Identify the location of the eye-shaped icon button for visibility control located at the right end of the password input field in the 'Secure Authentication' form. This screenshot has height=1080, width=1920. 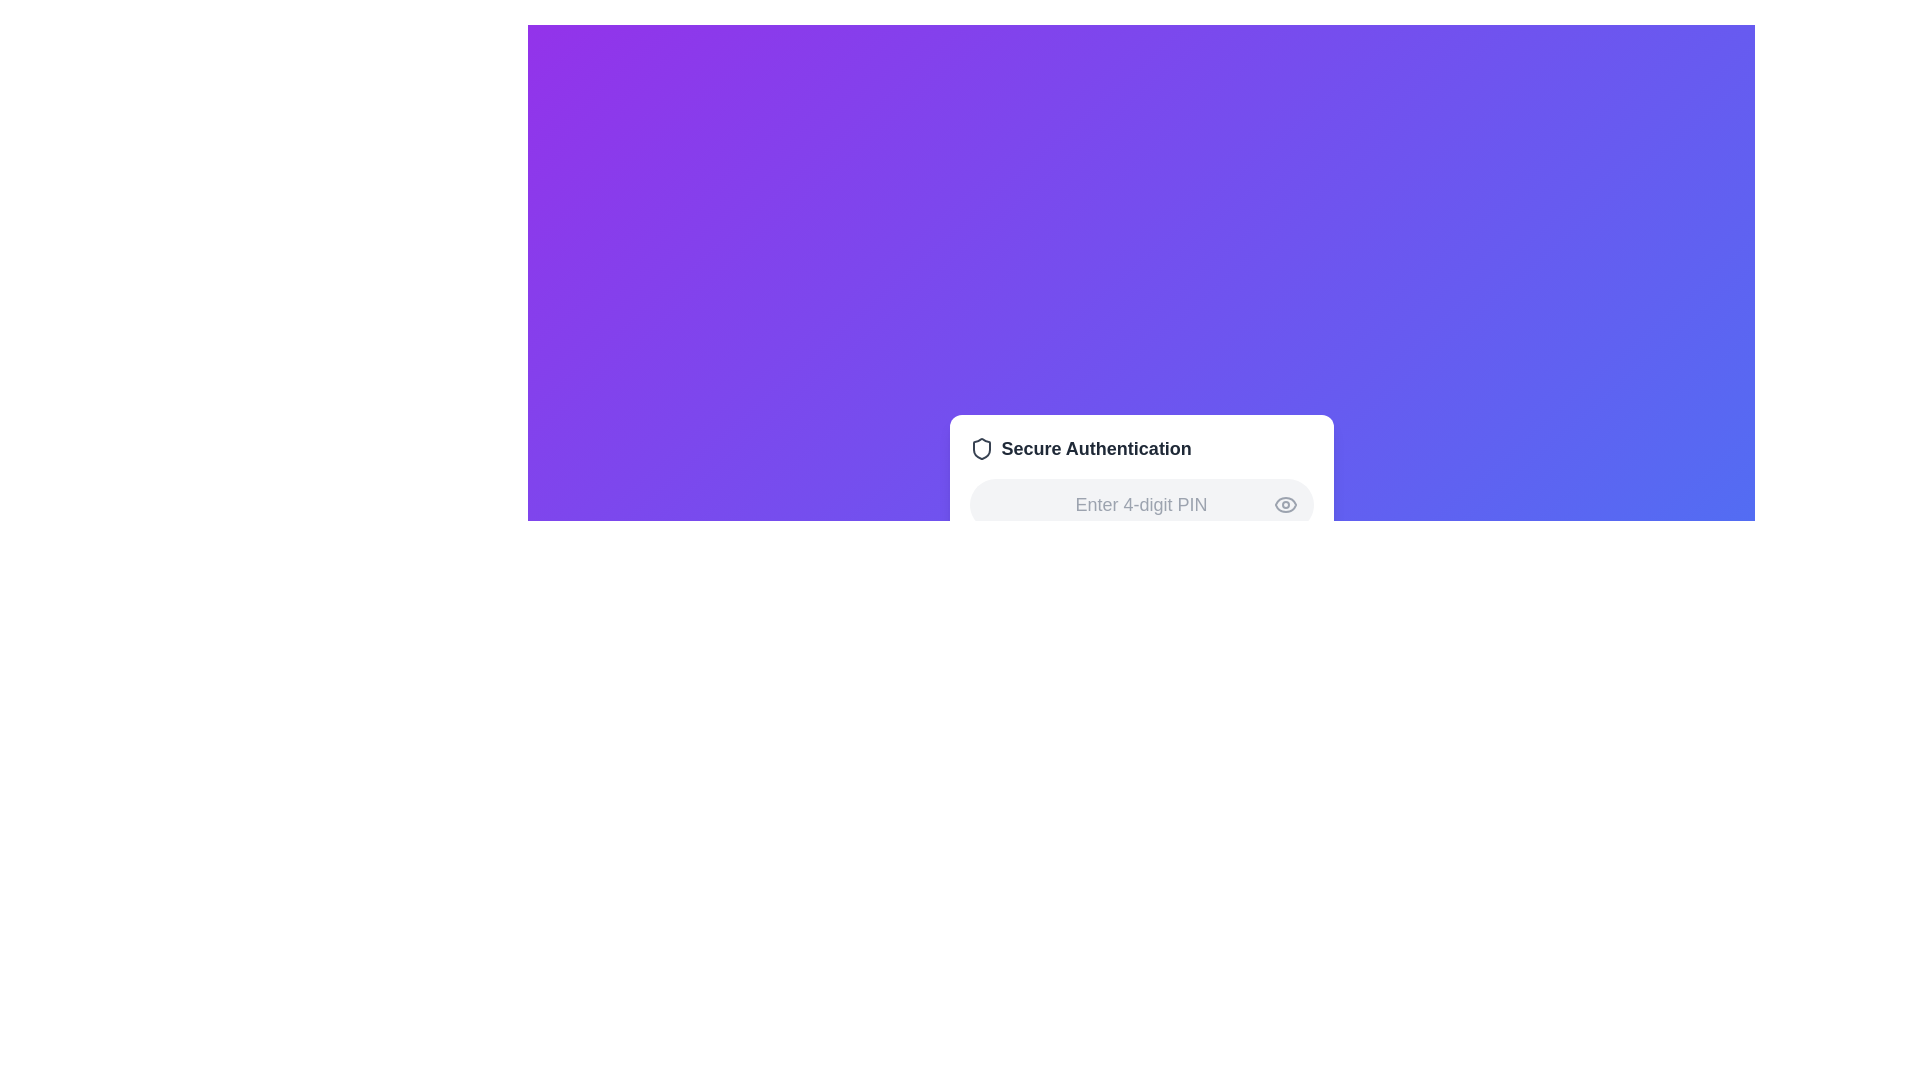
(1285, 504).